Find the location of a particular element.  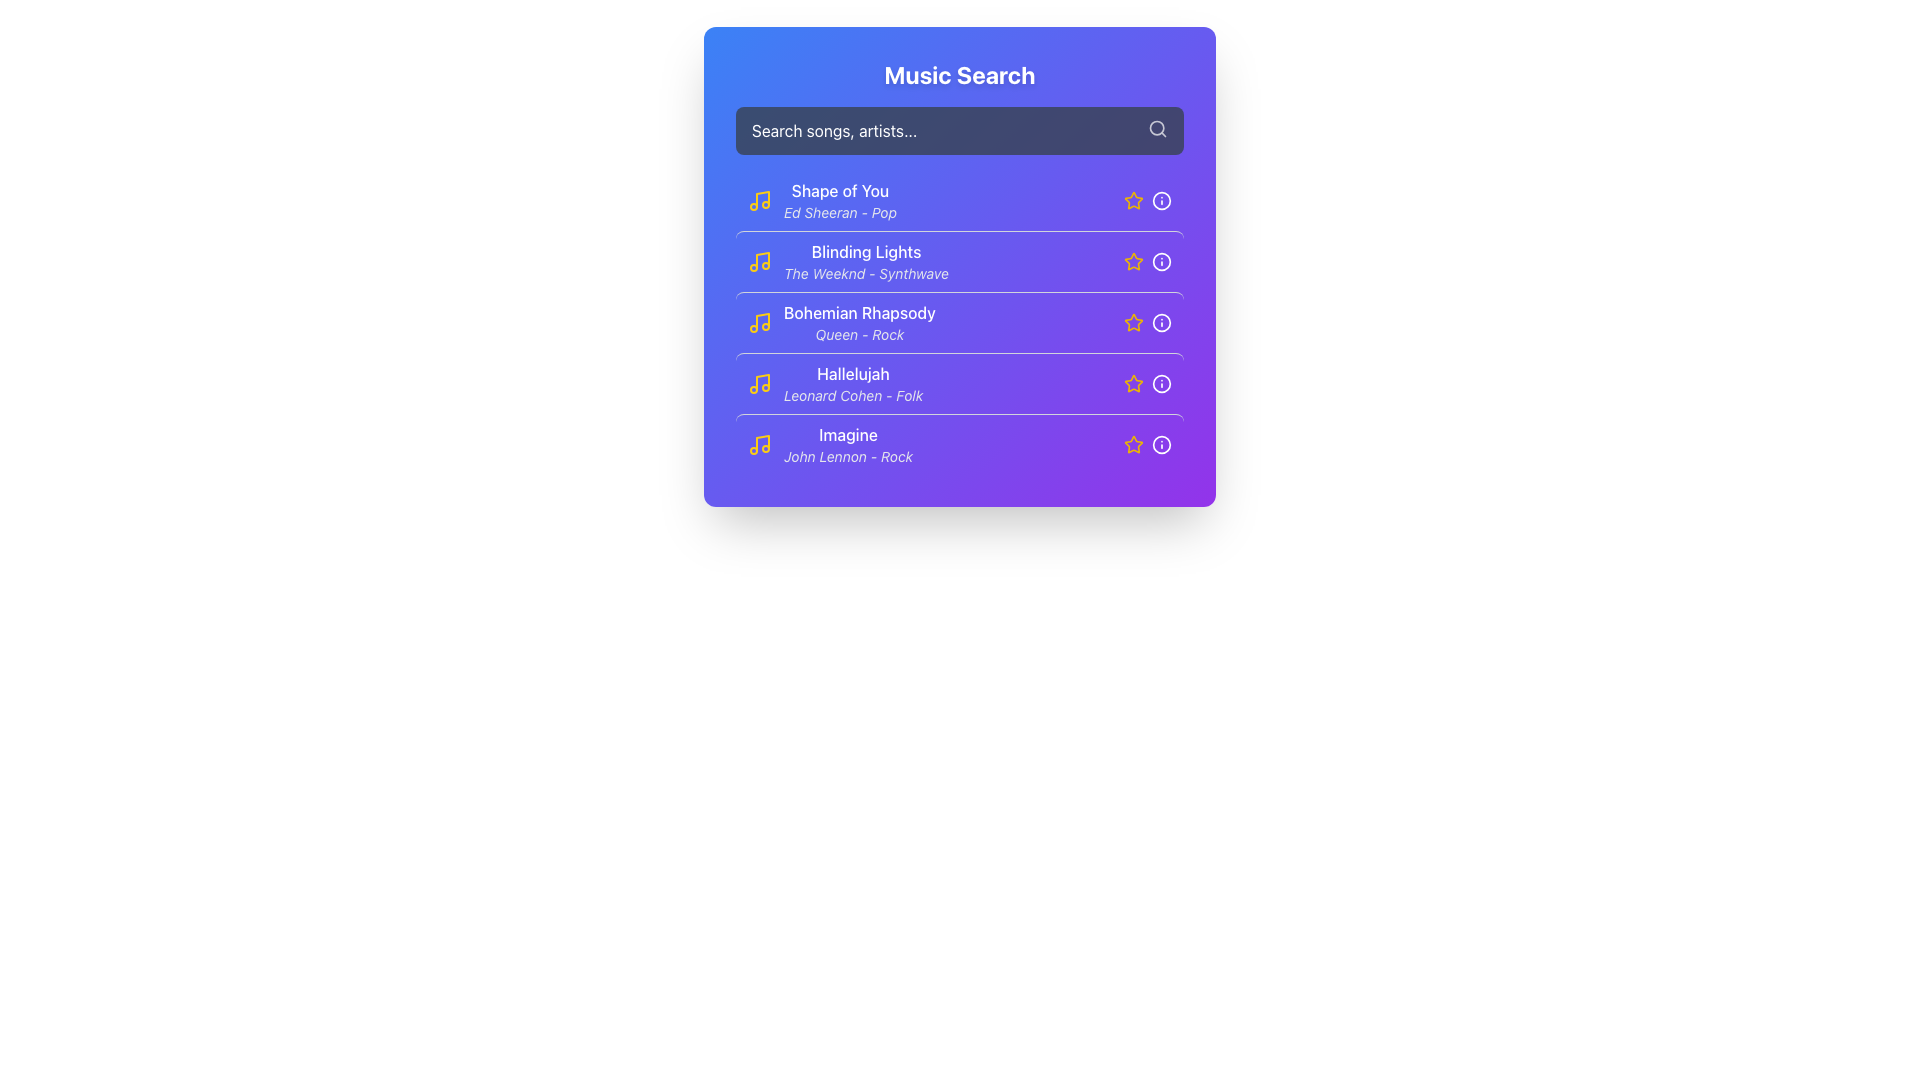

the yellow star icon with a hollow interior located to the right of the song title 'Shape of You' to mark it as a favorite is located at coordinates (1133, 200).